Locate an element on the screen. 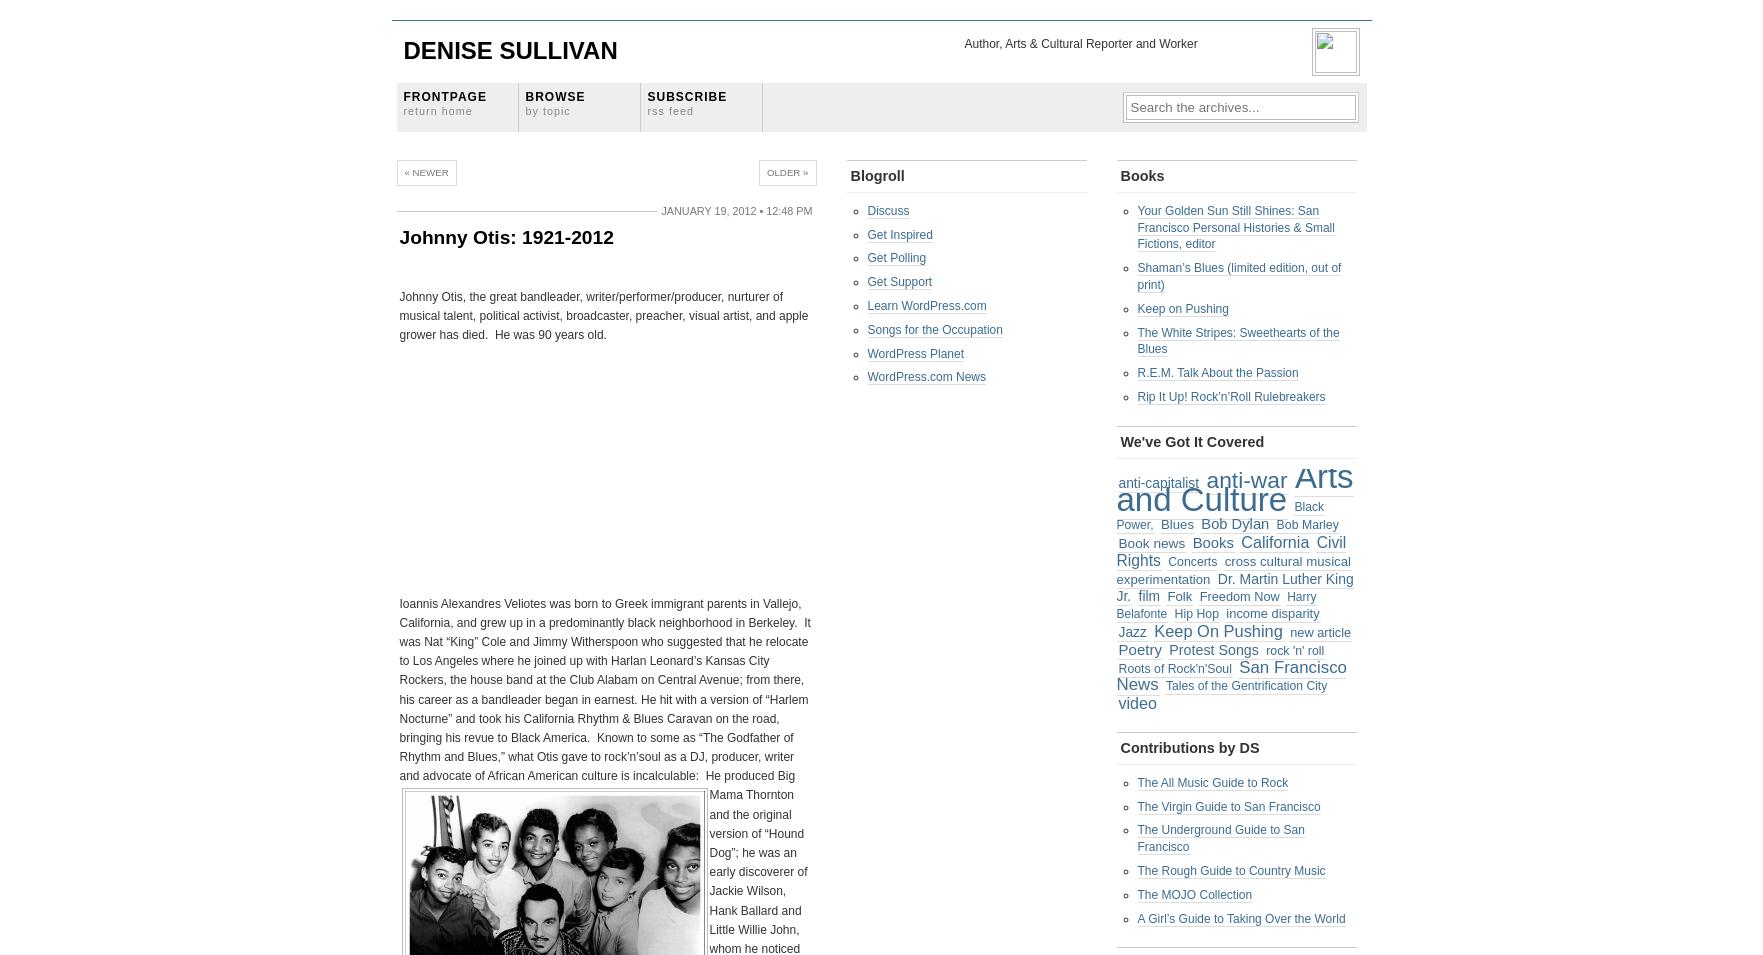 Image resolution: width=1763 pixels, height=955 pixels. 'We've Got It Covered' is located at coordinates (1119, 440).